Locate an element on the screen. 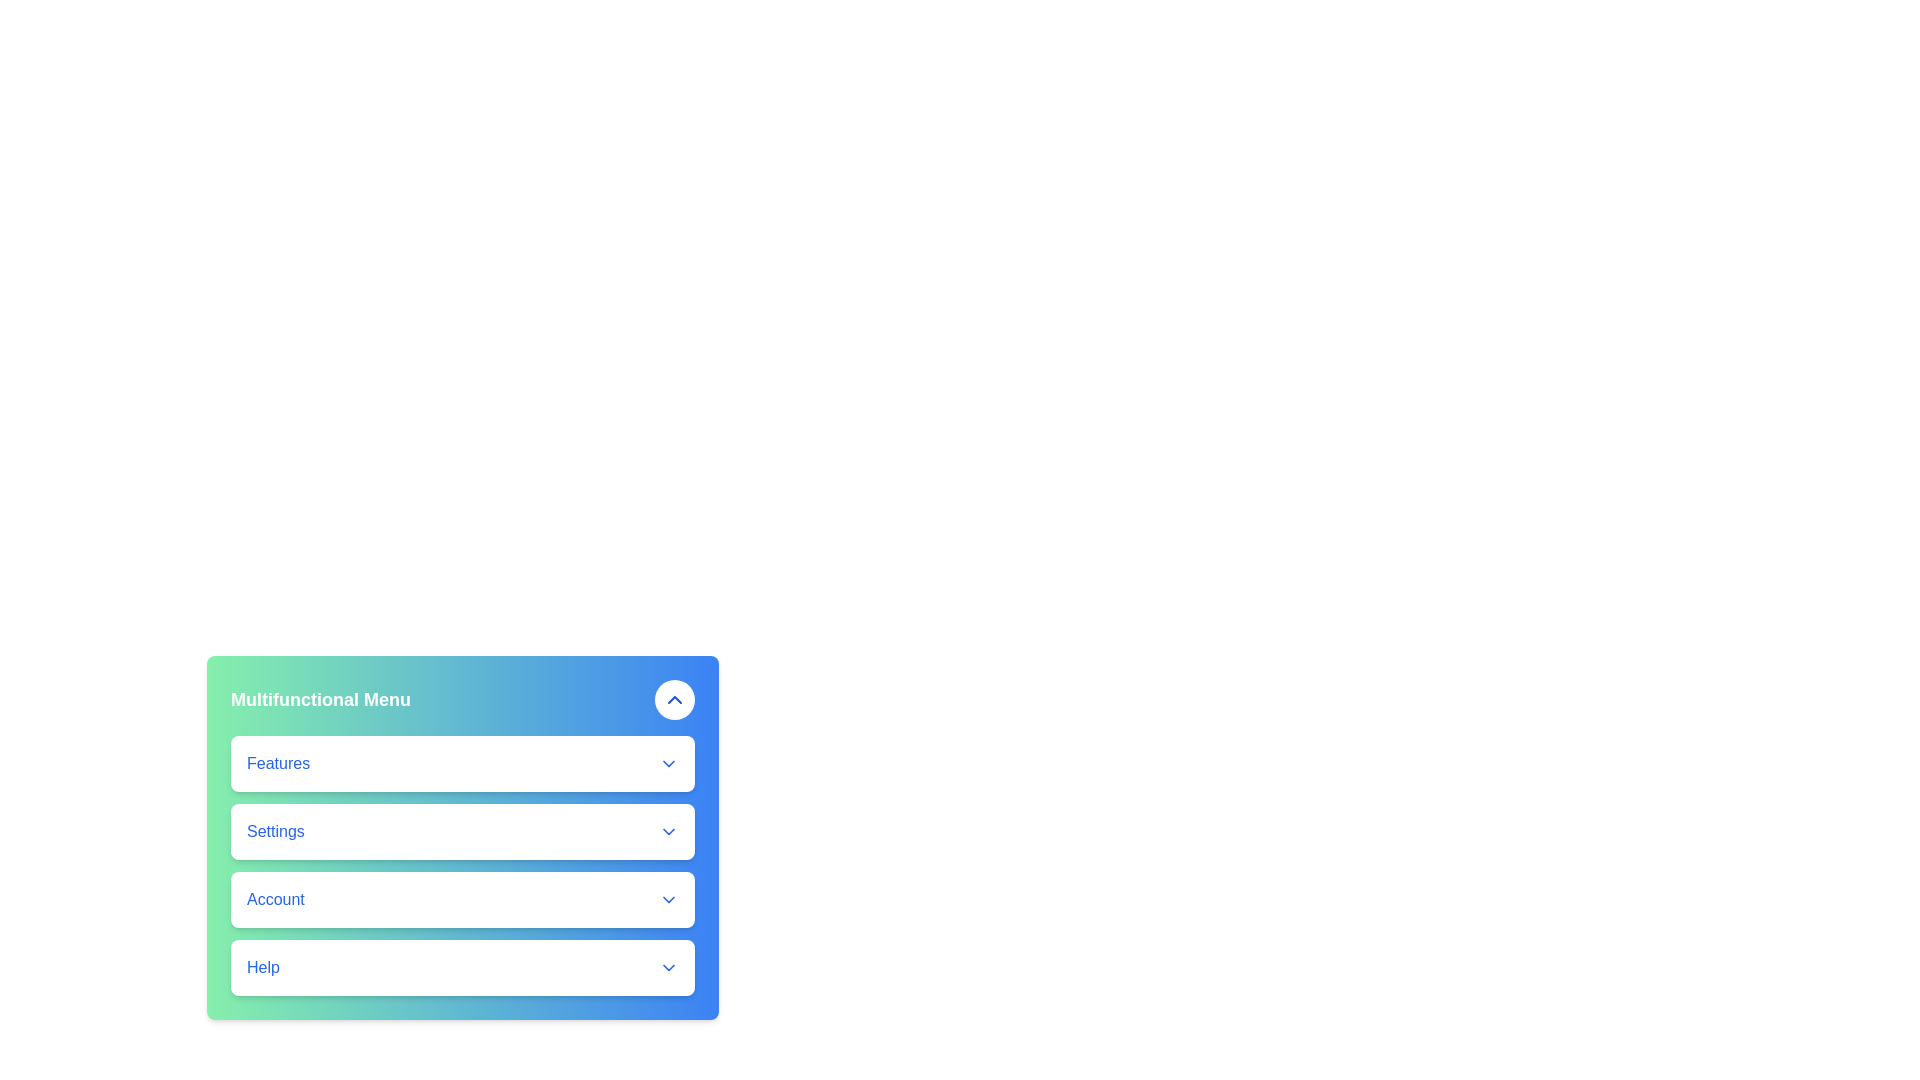 The width and height of the screenshot is (1920, 1080). text of the 'Account' label located in the menu, which is the third option in a vertical list, situated between 'Settings' and 'Help' is located at coordinates (274, 898).